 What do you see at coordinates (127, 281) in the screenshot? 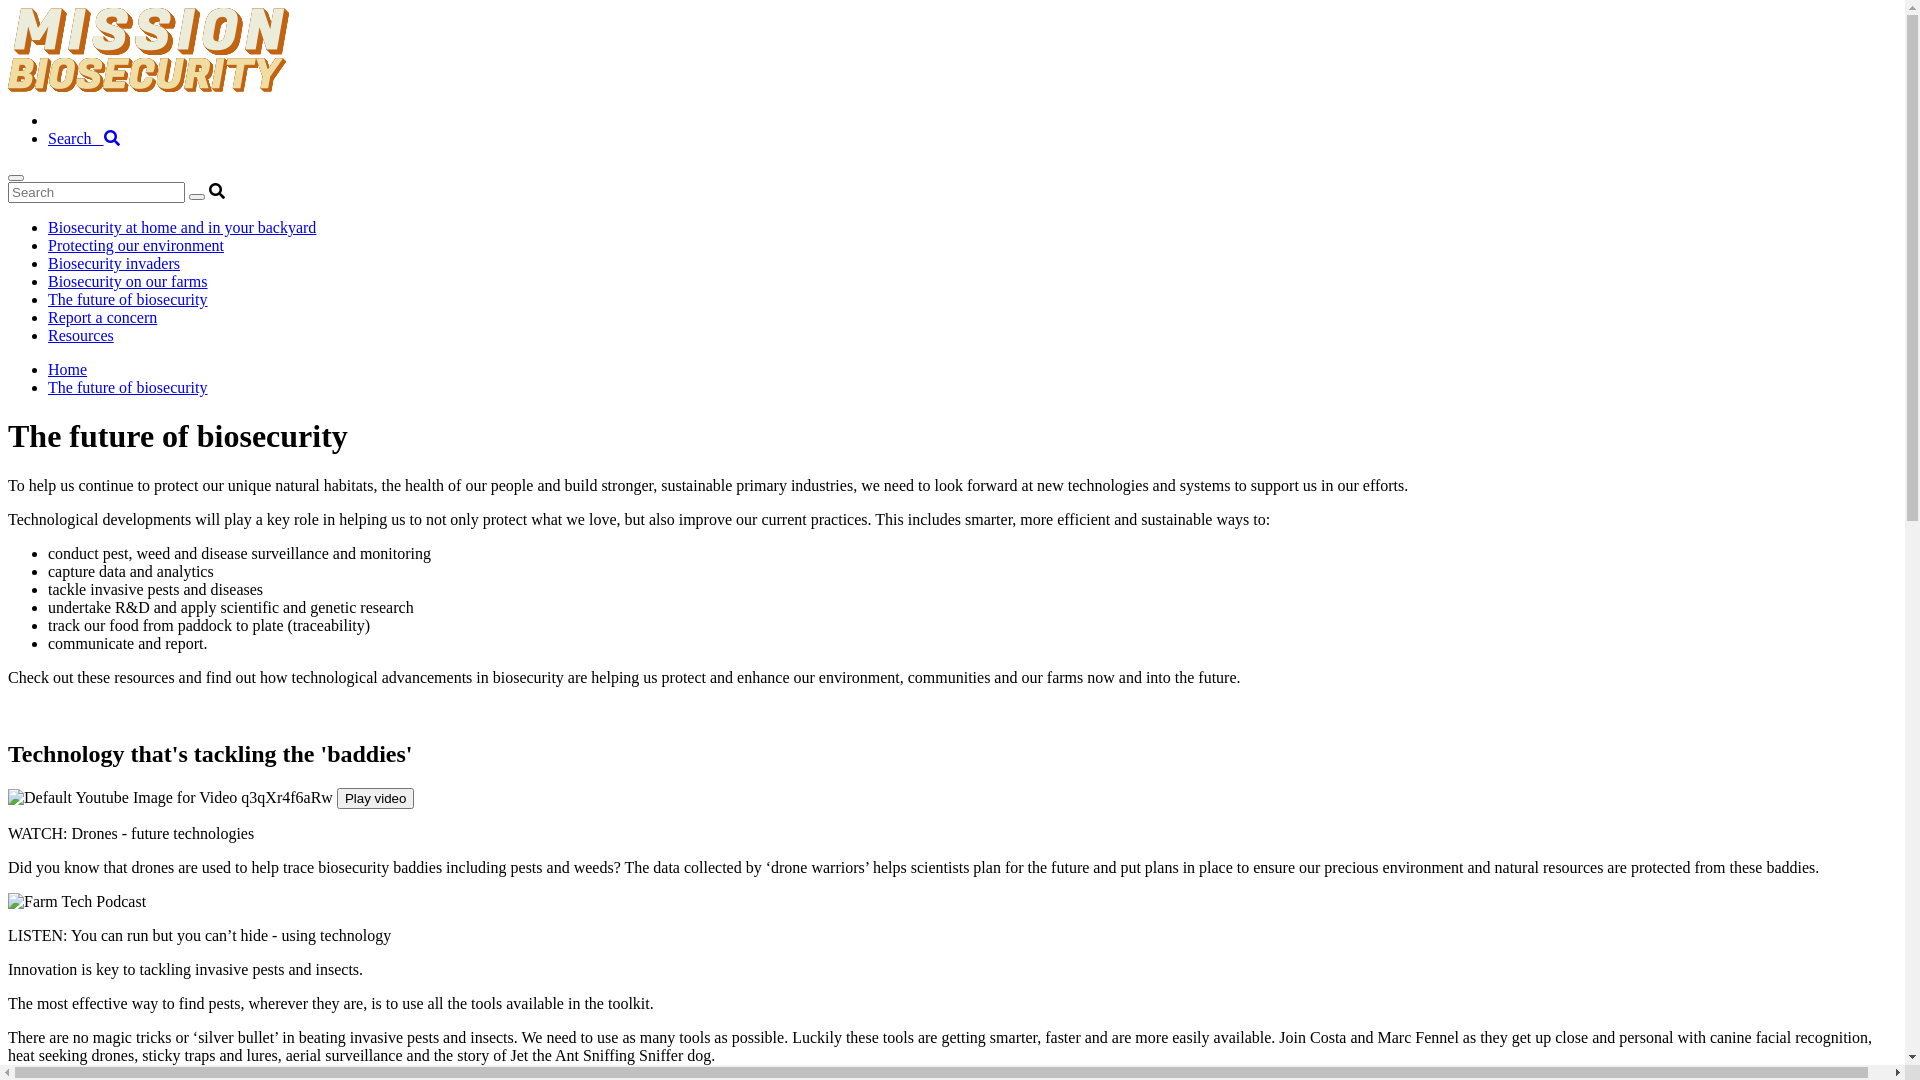
I see `'Biosecurity on our farms'` at bounding box center [127, 281].